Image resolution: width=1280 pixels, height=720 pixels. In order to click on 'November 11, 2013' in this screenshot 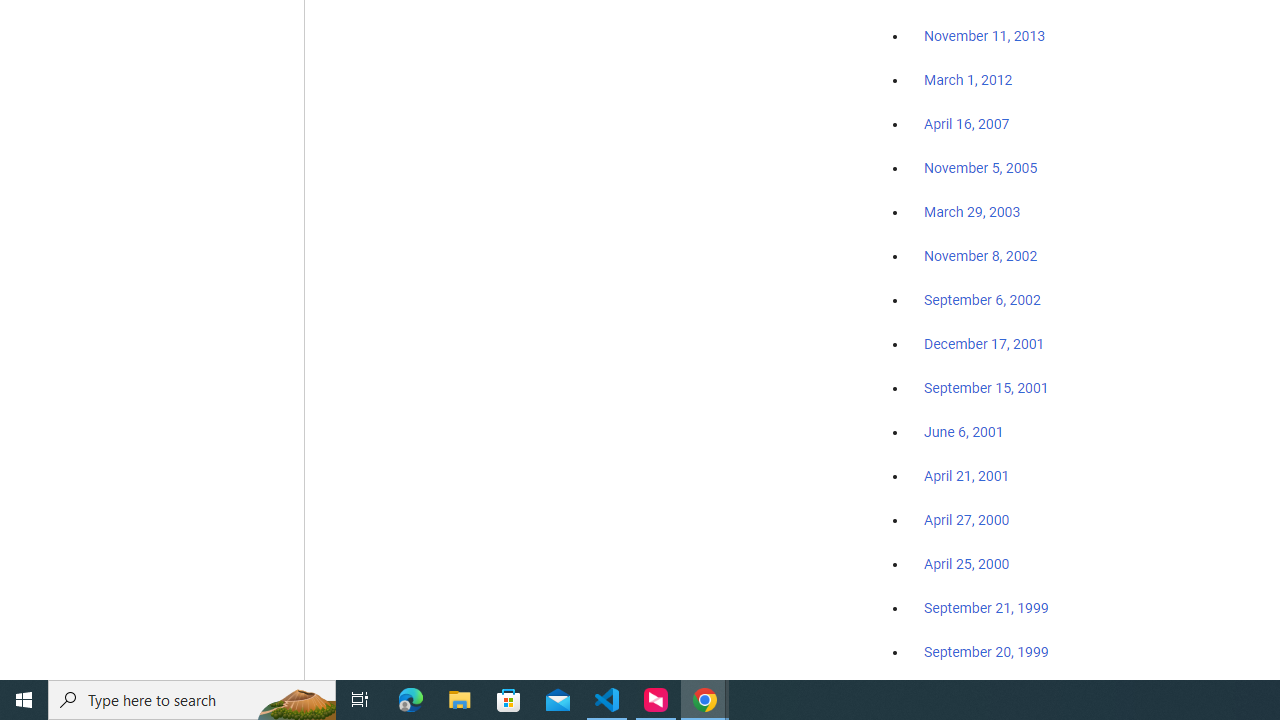, I will do `click(984, 37)`.